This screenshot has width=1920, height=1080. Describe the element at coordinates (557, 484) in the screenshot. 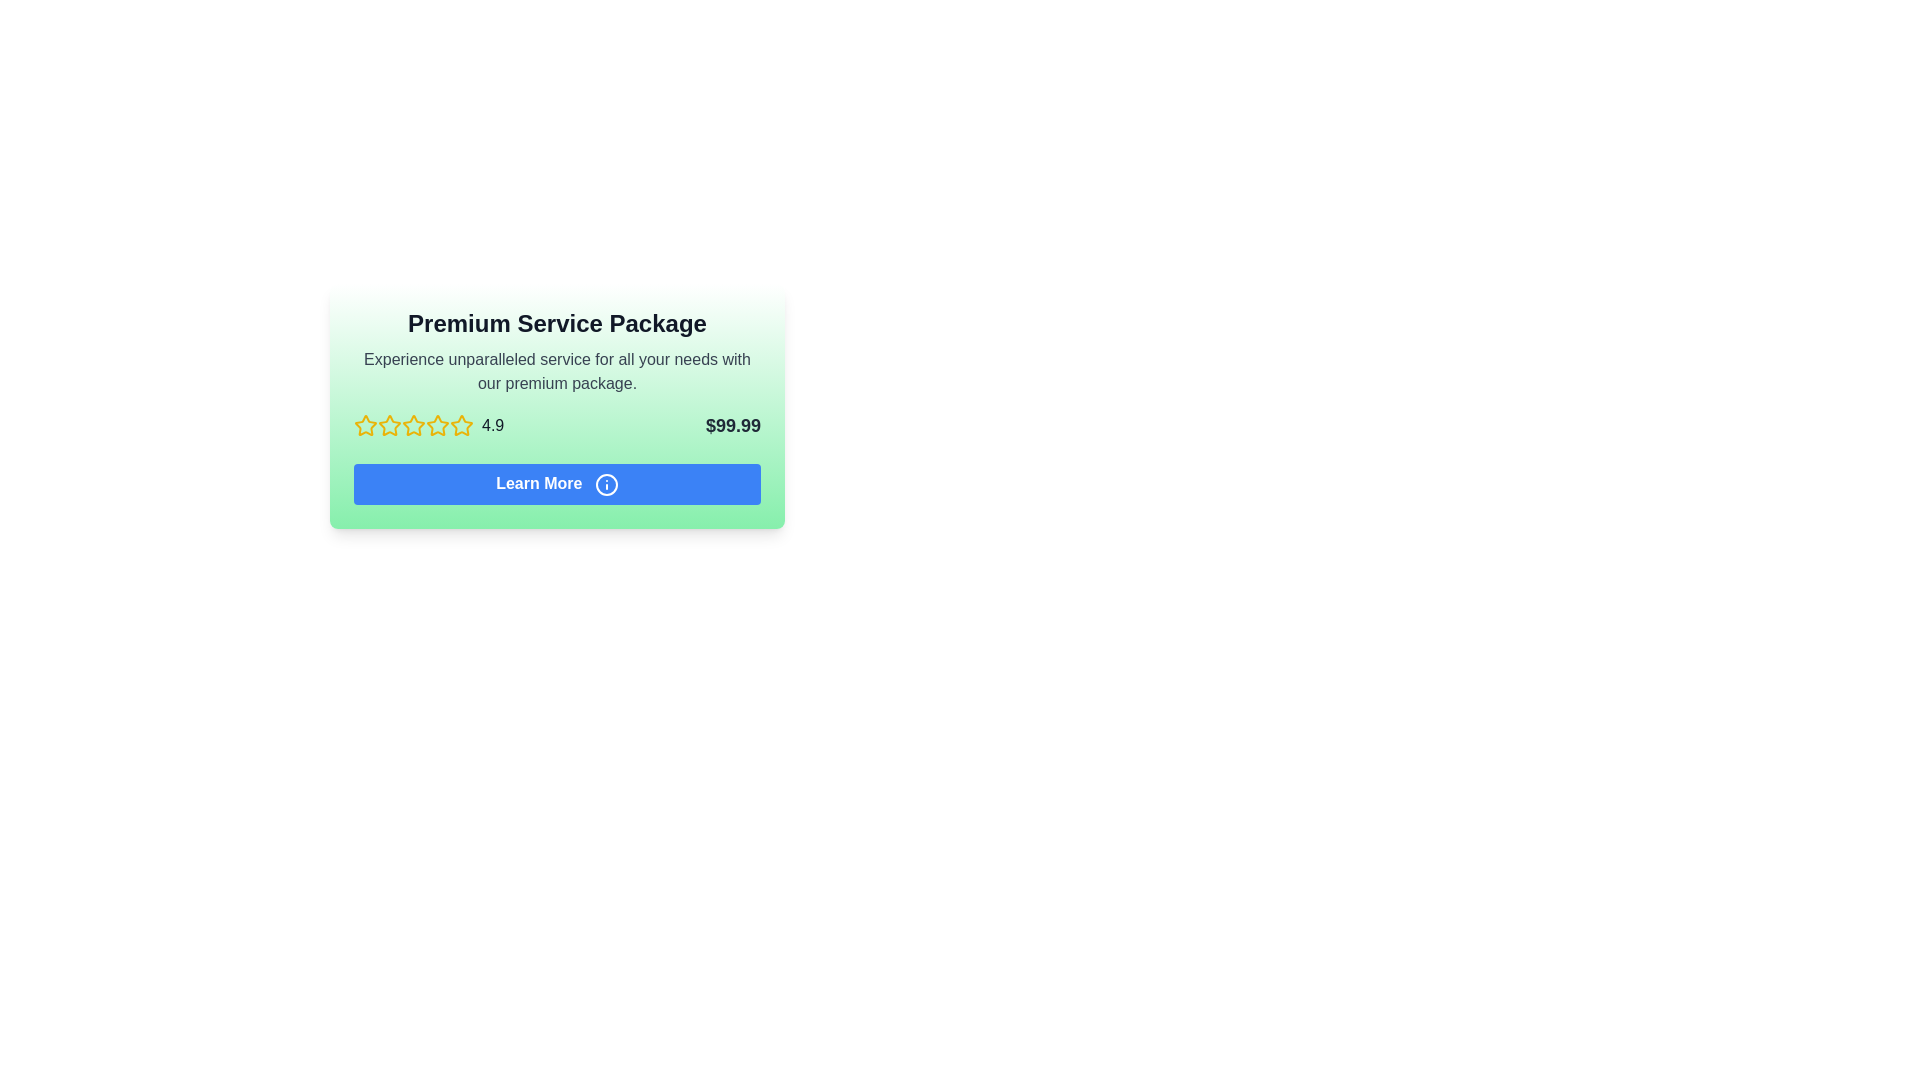

I see `the wide rectangular button with a blue background and white text 'Learn More' to trigger visual feedback` at that location.